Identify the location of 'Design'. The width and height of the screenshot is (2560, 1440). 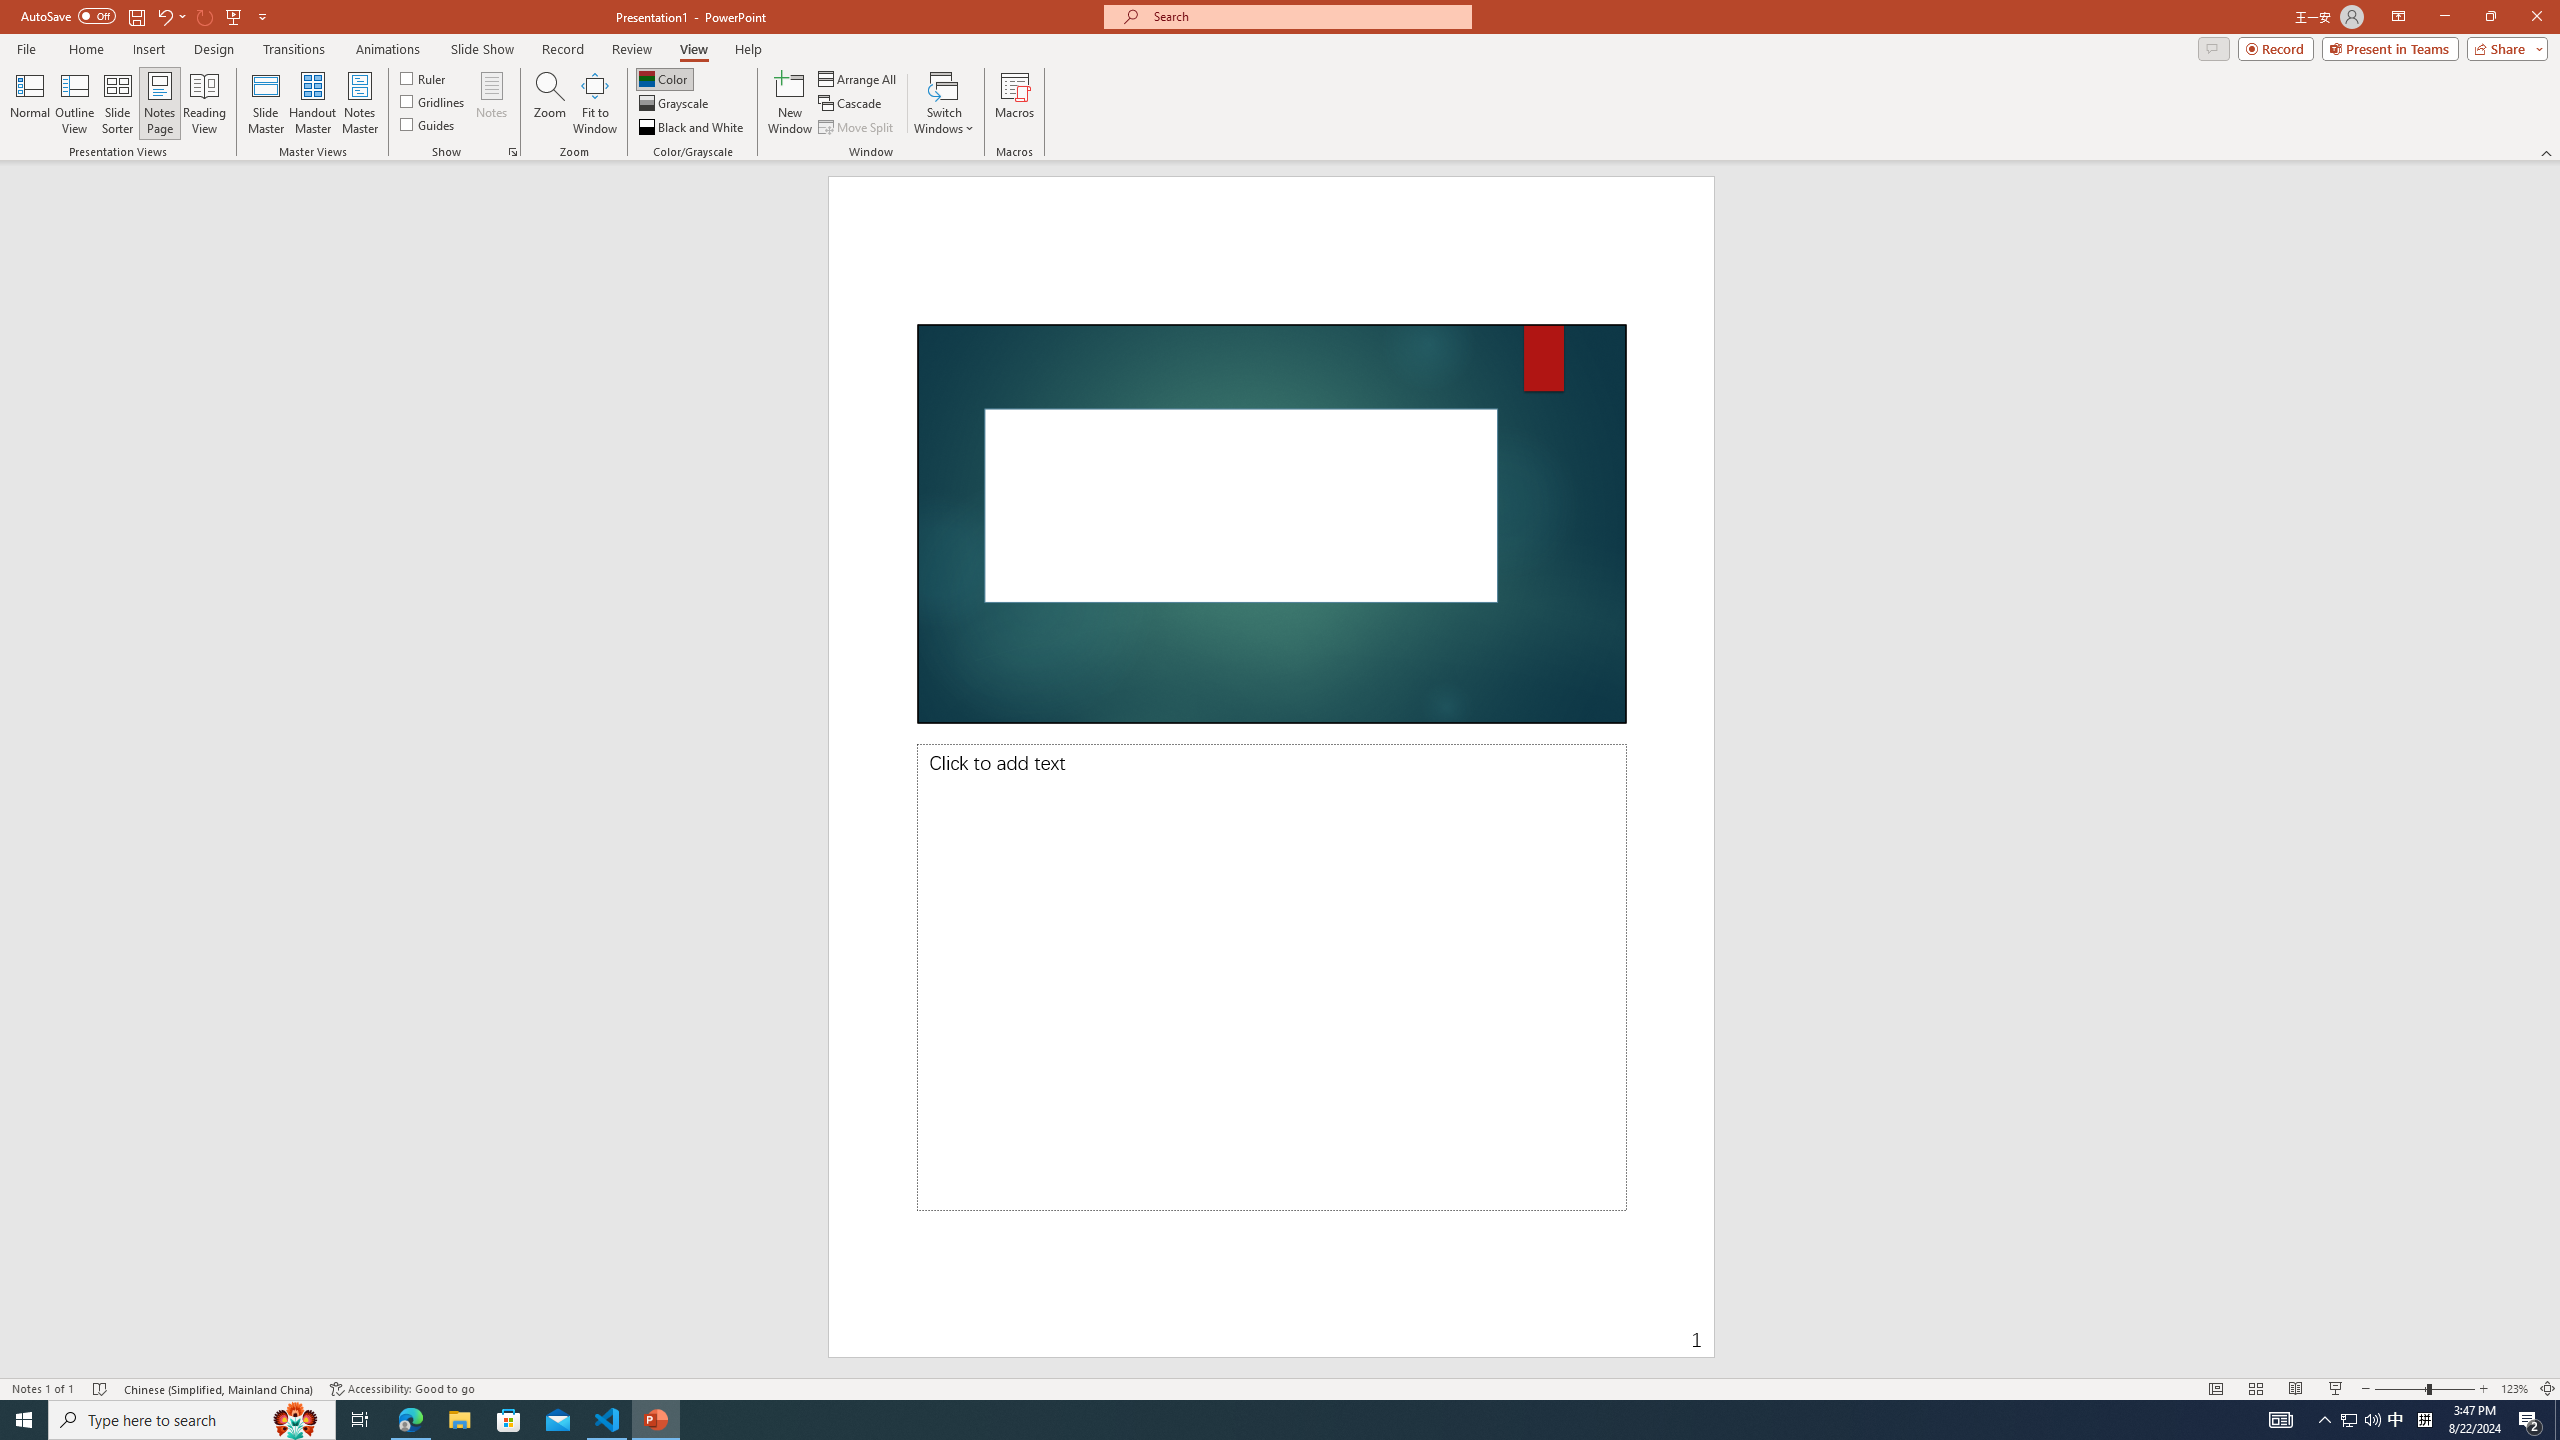
(215, 49).